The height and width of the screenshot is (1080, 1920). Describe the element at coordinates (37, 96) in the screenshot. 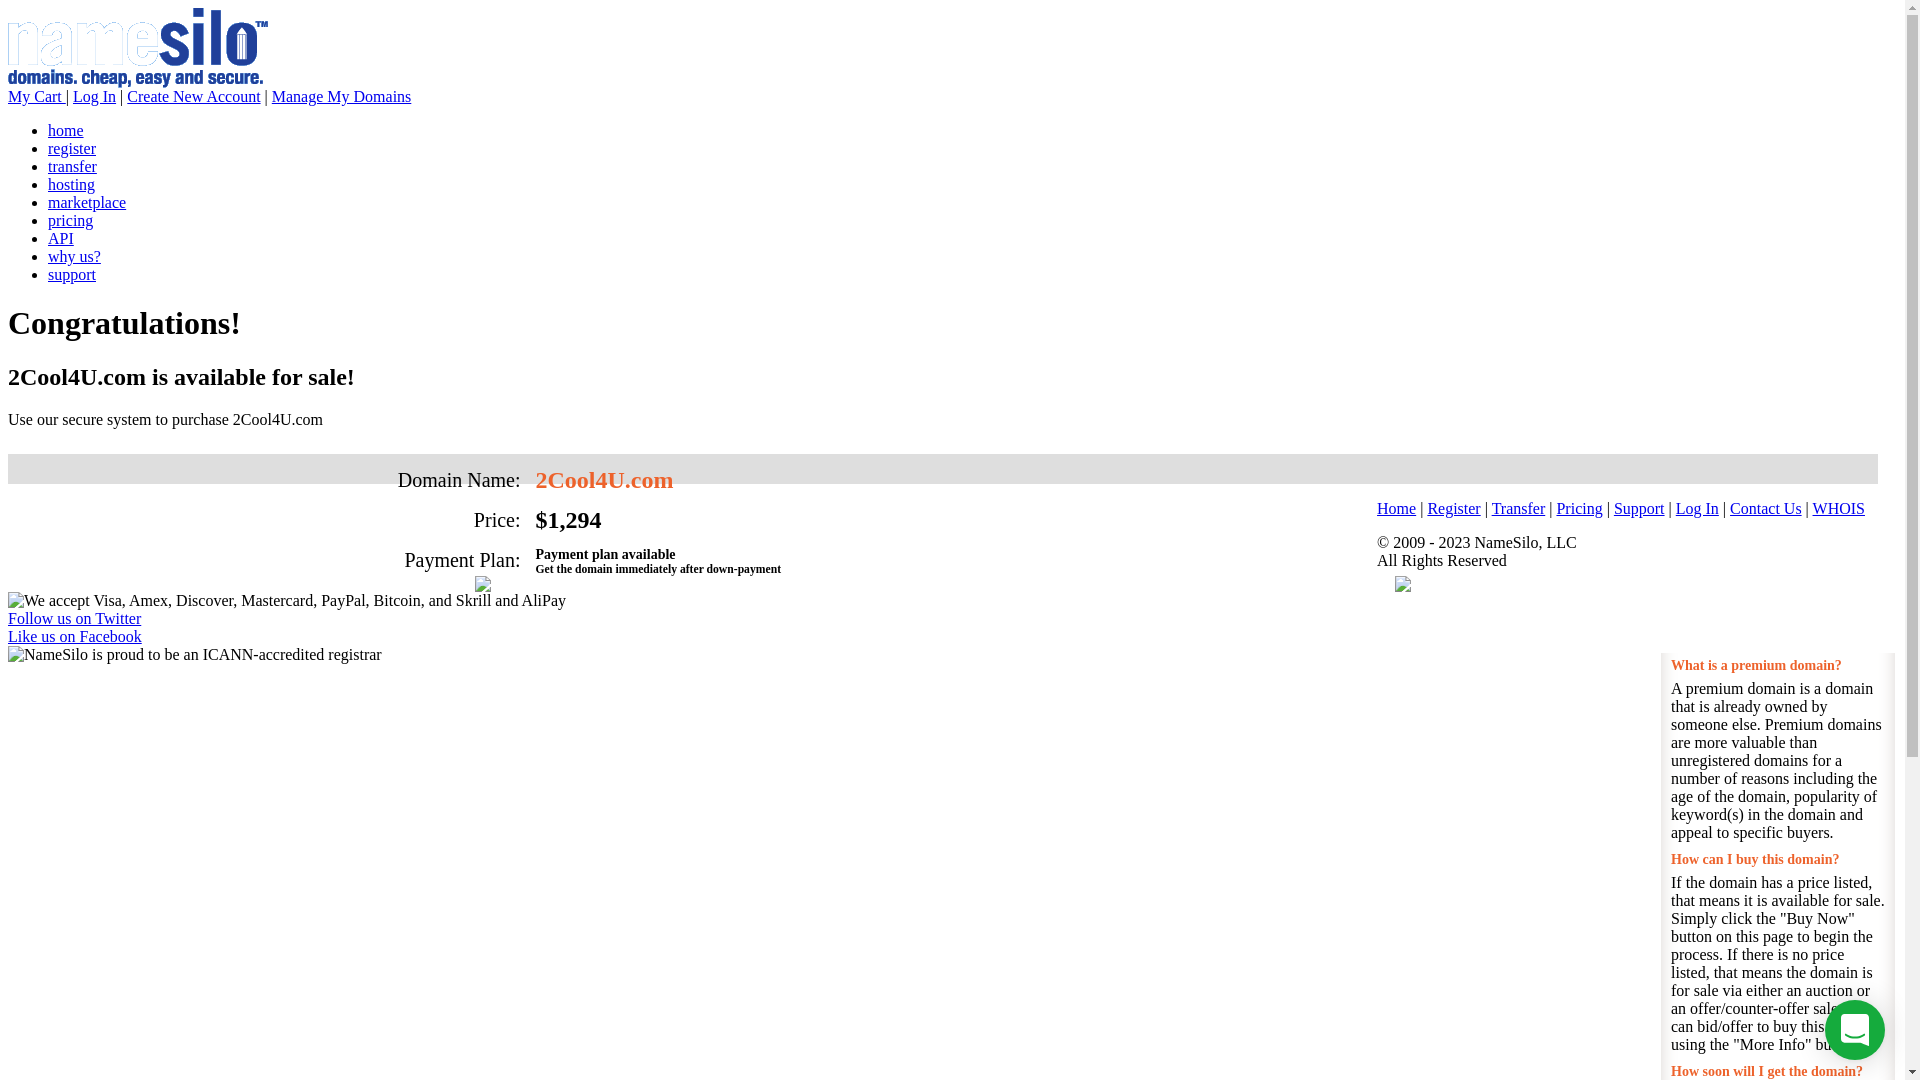

I see `'My Cart'` at that location.